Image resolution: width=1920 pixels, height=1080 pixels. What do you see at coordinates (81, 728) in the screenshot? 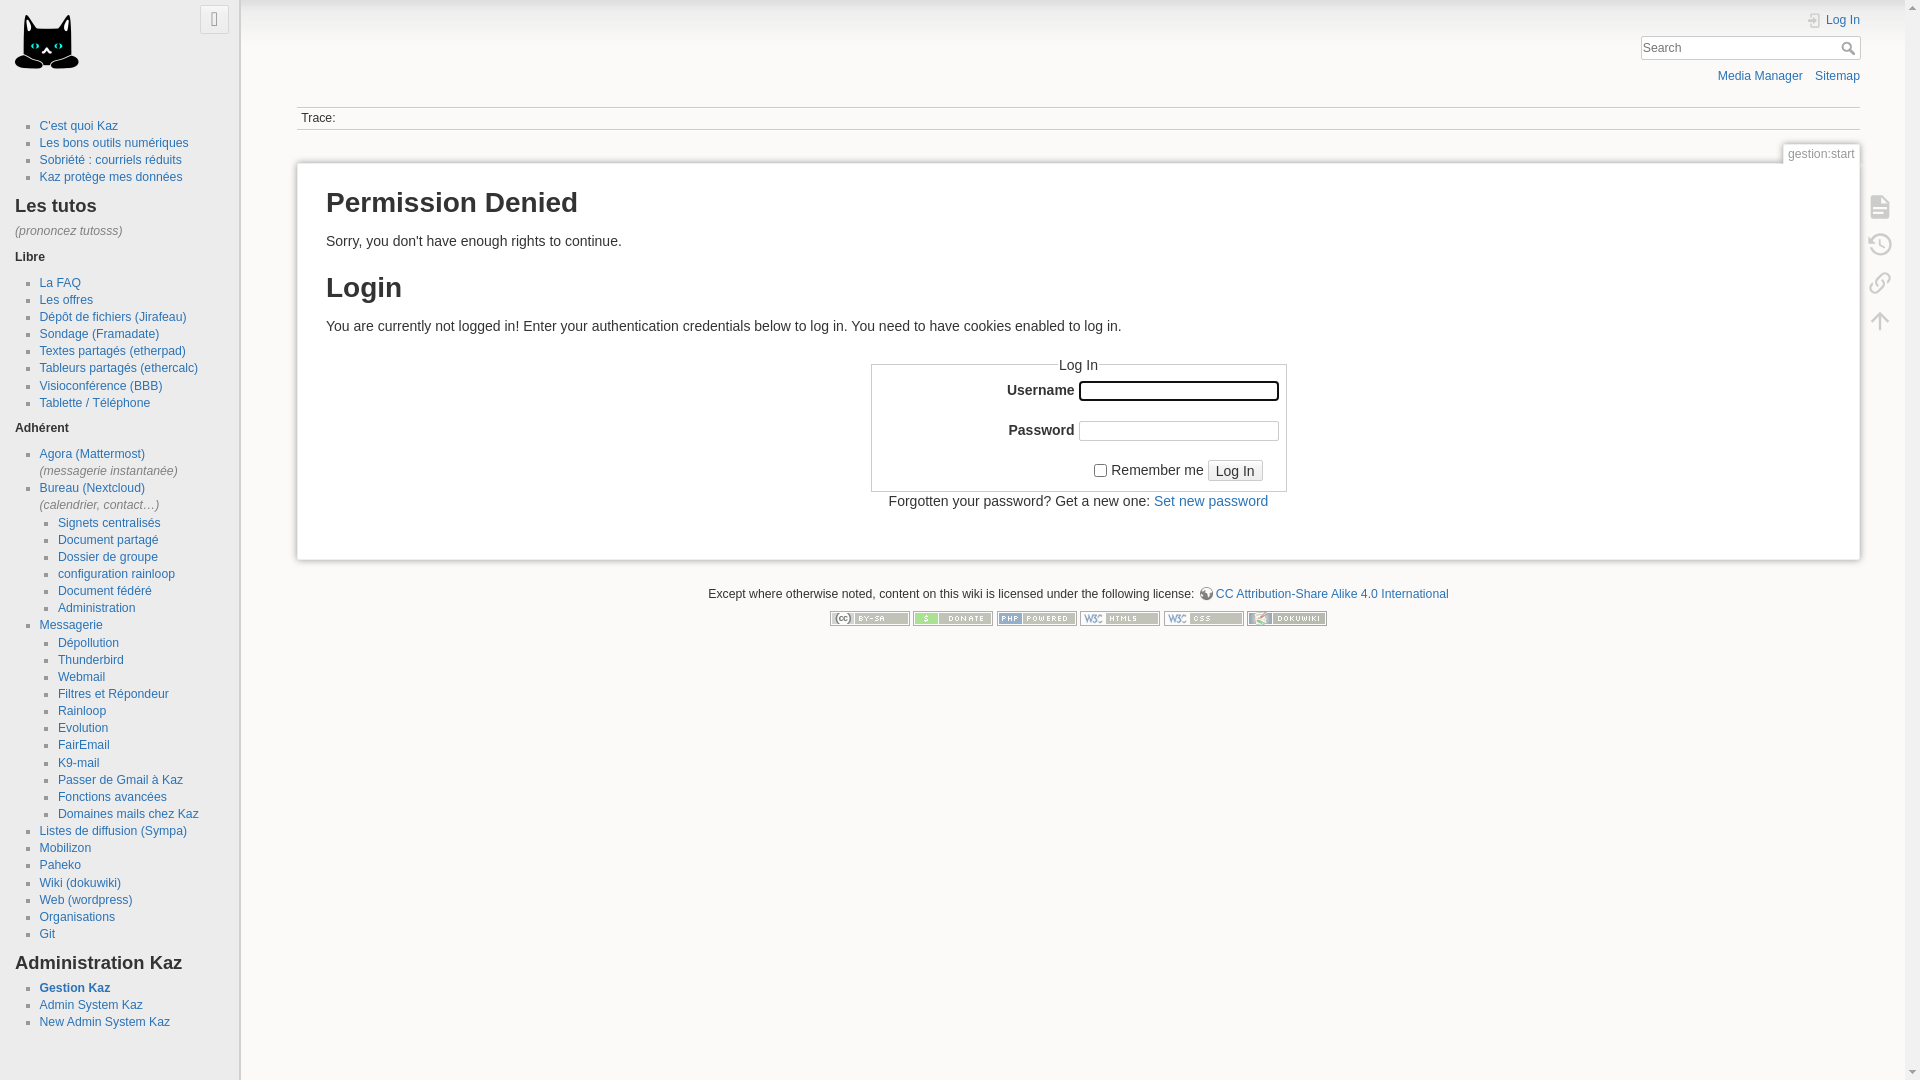
I see `'Evolution'` at bounding box center [81, 728].